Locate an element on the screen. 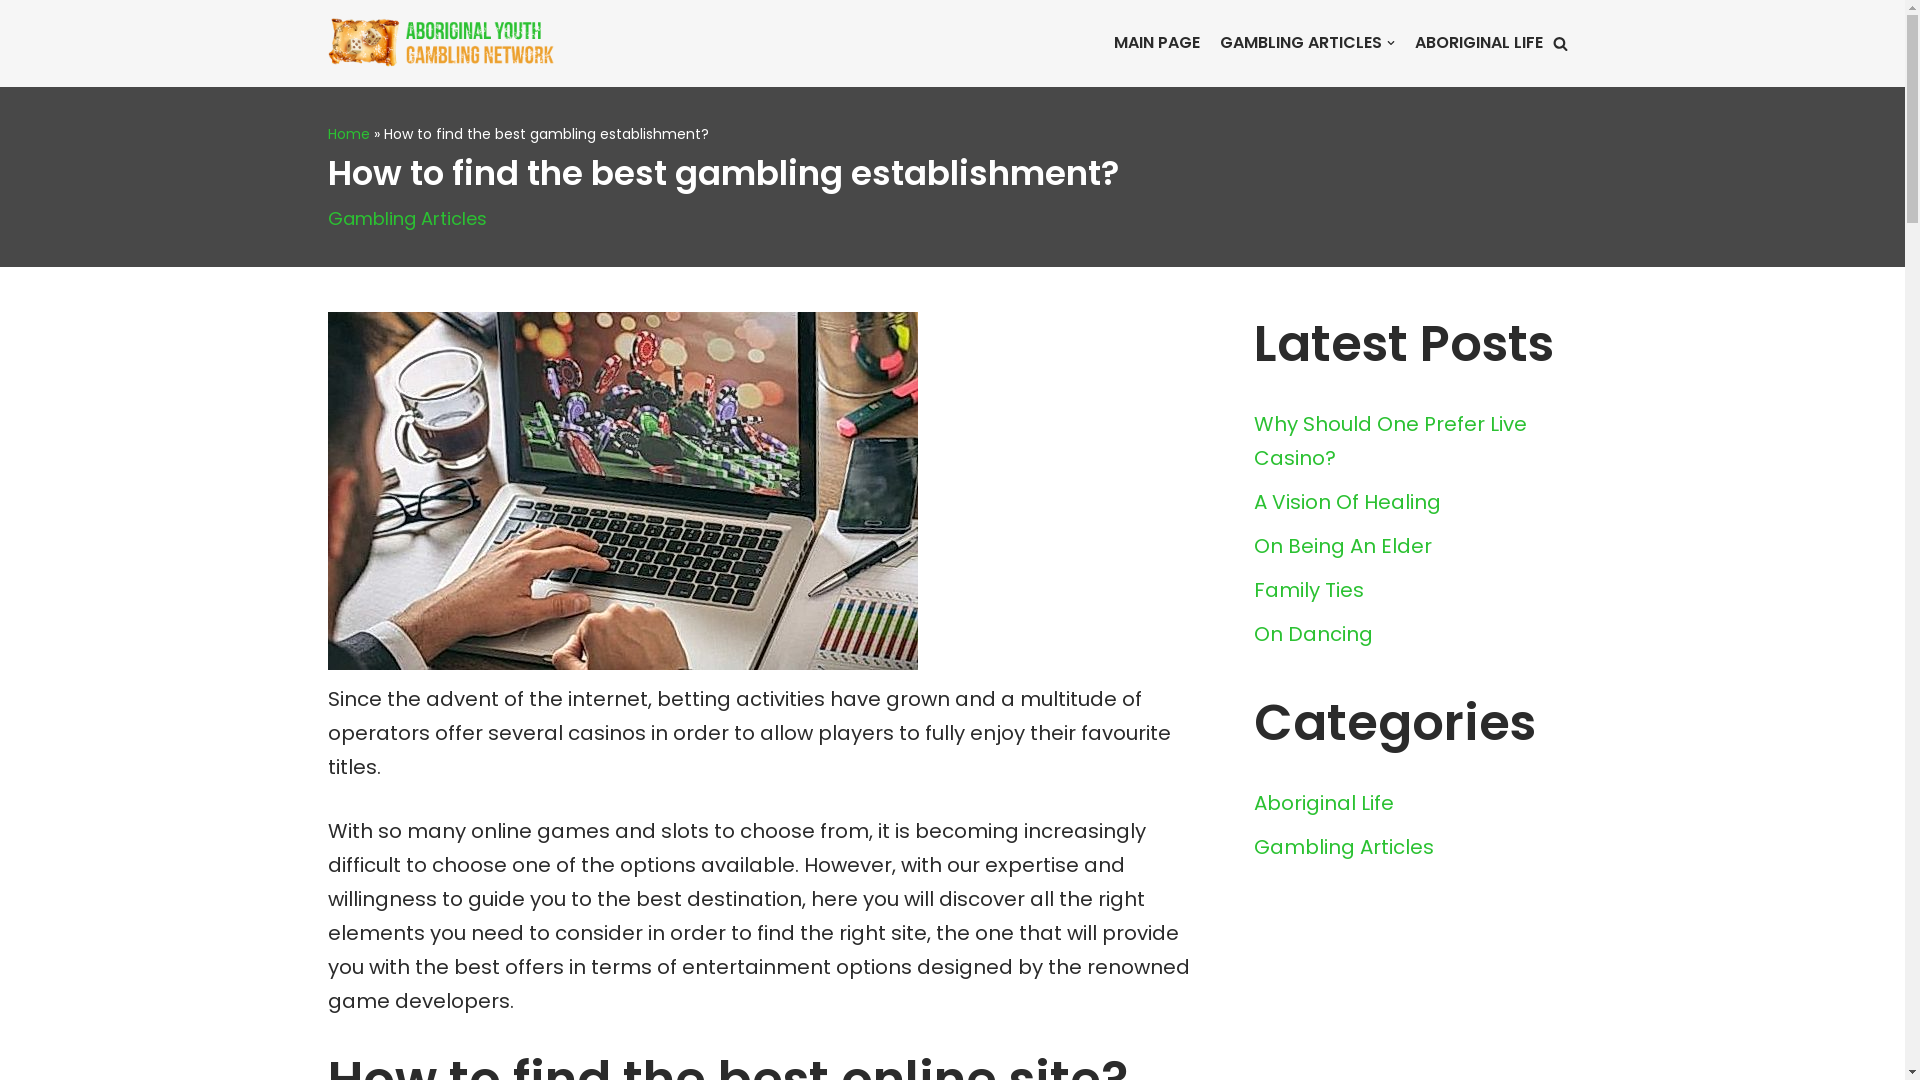 Image resolution: width=1920 pixels, height=1080 pixels. 'On Being An Elder' is located at coordinates (1343, 546).